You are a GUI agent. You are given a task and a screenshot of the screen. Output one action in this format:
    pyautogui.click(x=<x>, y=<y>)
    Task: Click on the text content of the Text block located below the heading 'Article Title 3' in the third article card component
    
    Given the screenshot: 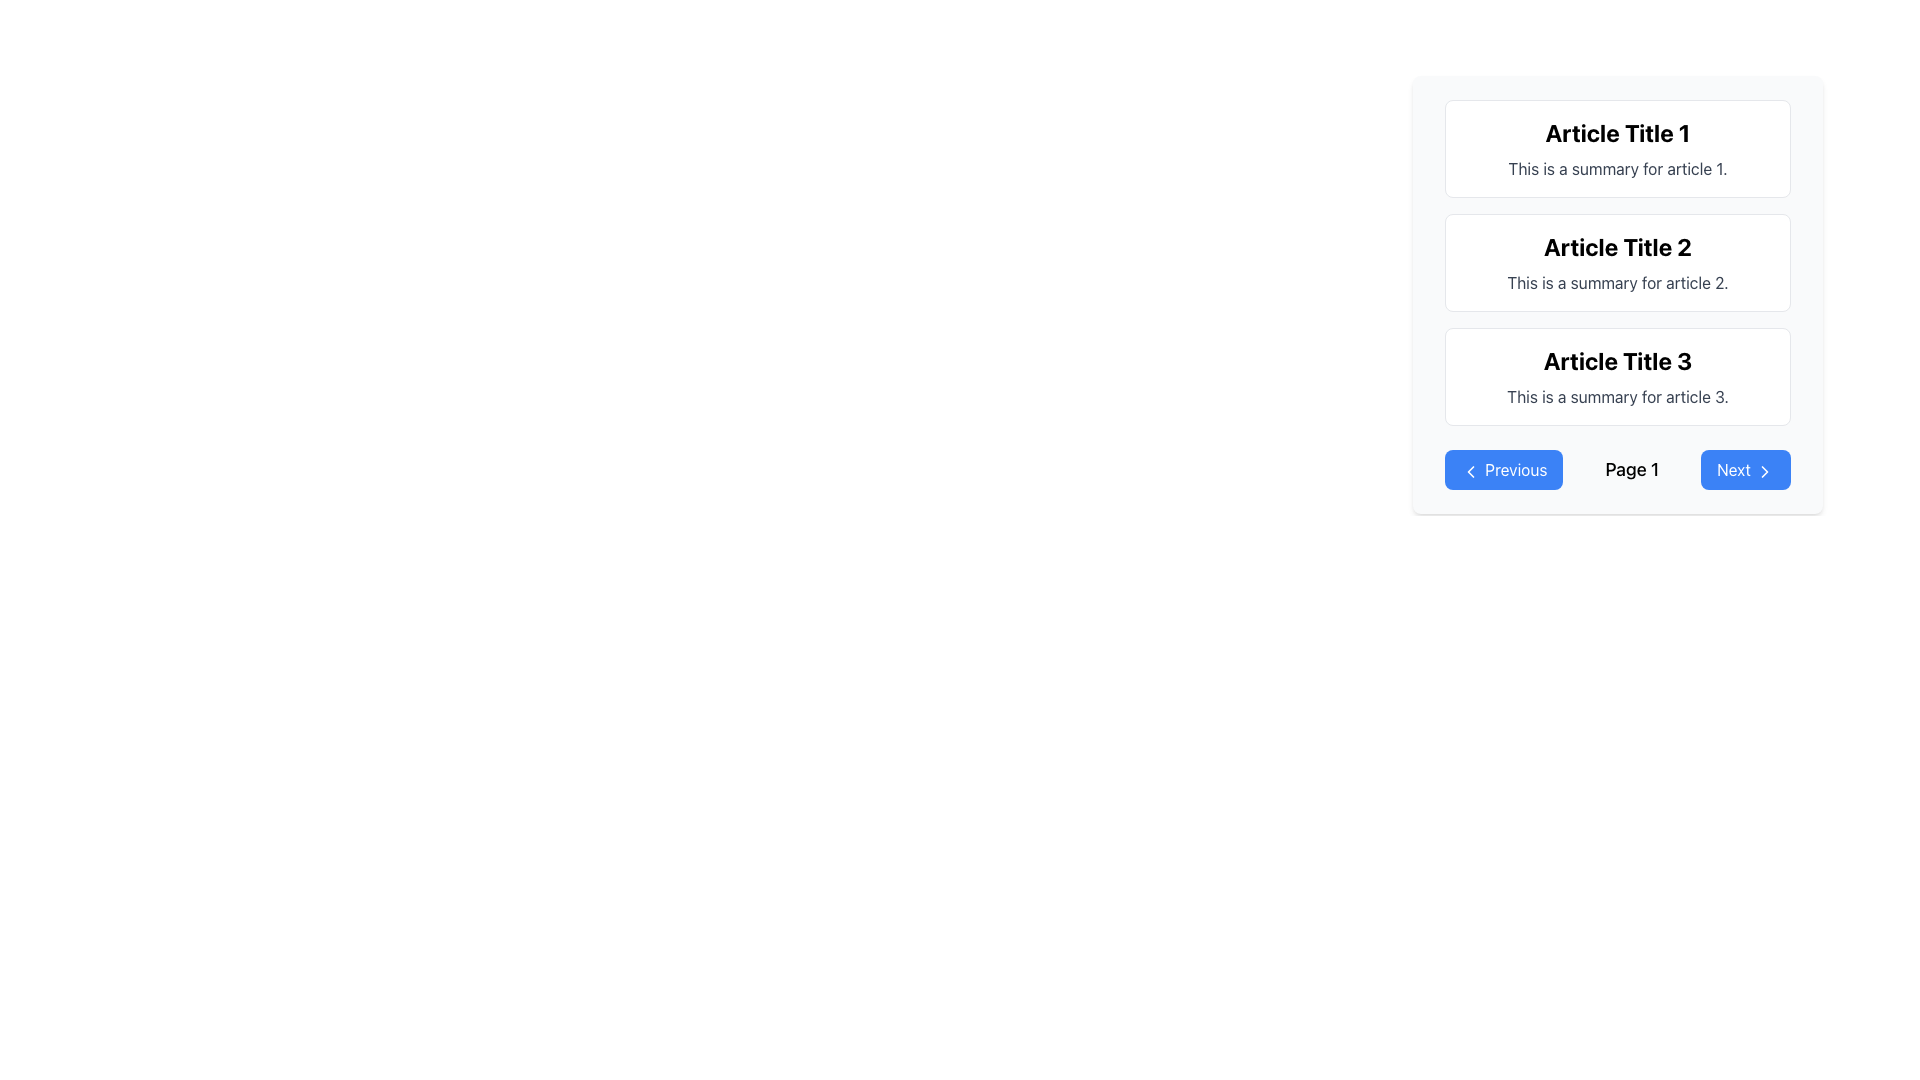 What is the action you would take?
    pyautogui.click(x=1617, y=397)
    